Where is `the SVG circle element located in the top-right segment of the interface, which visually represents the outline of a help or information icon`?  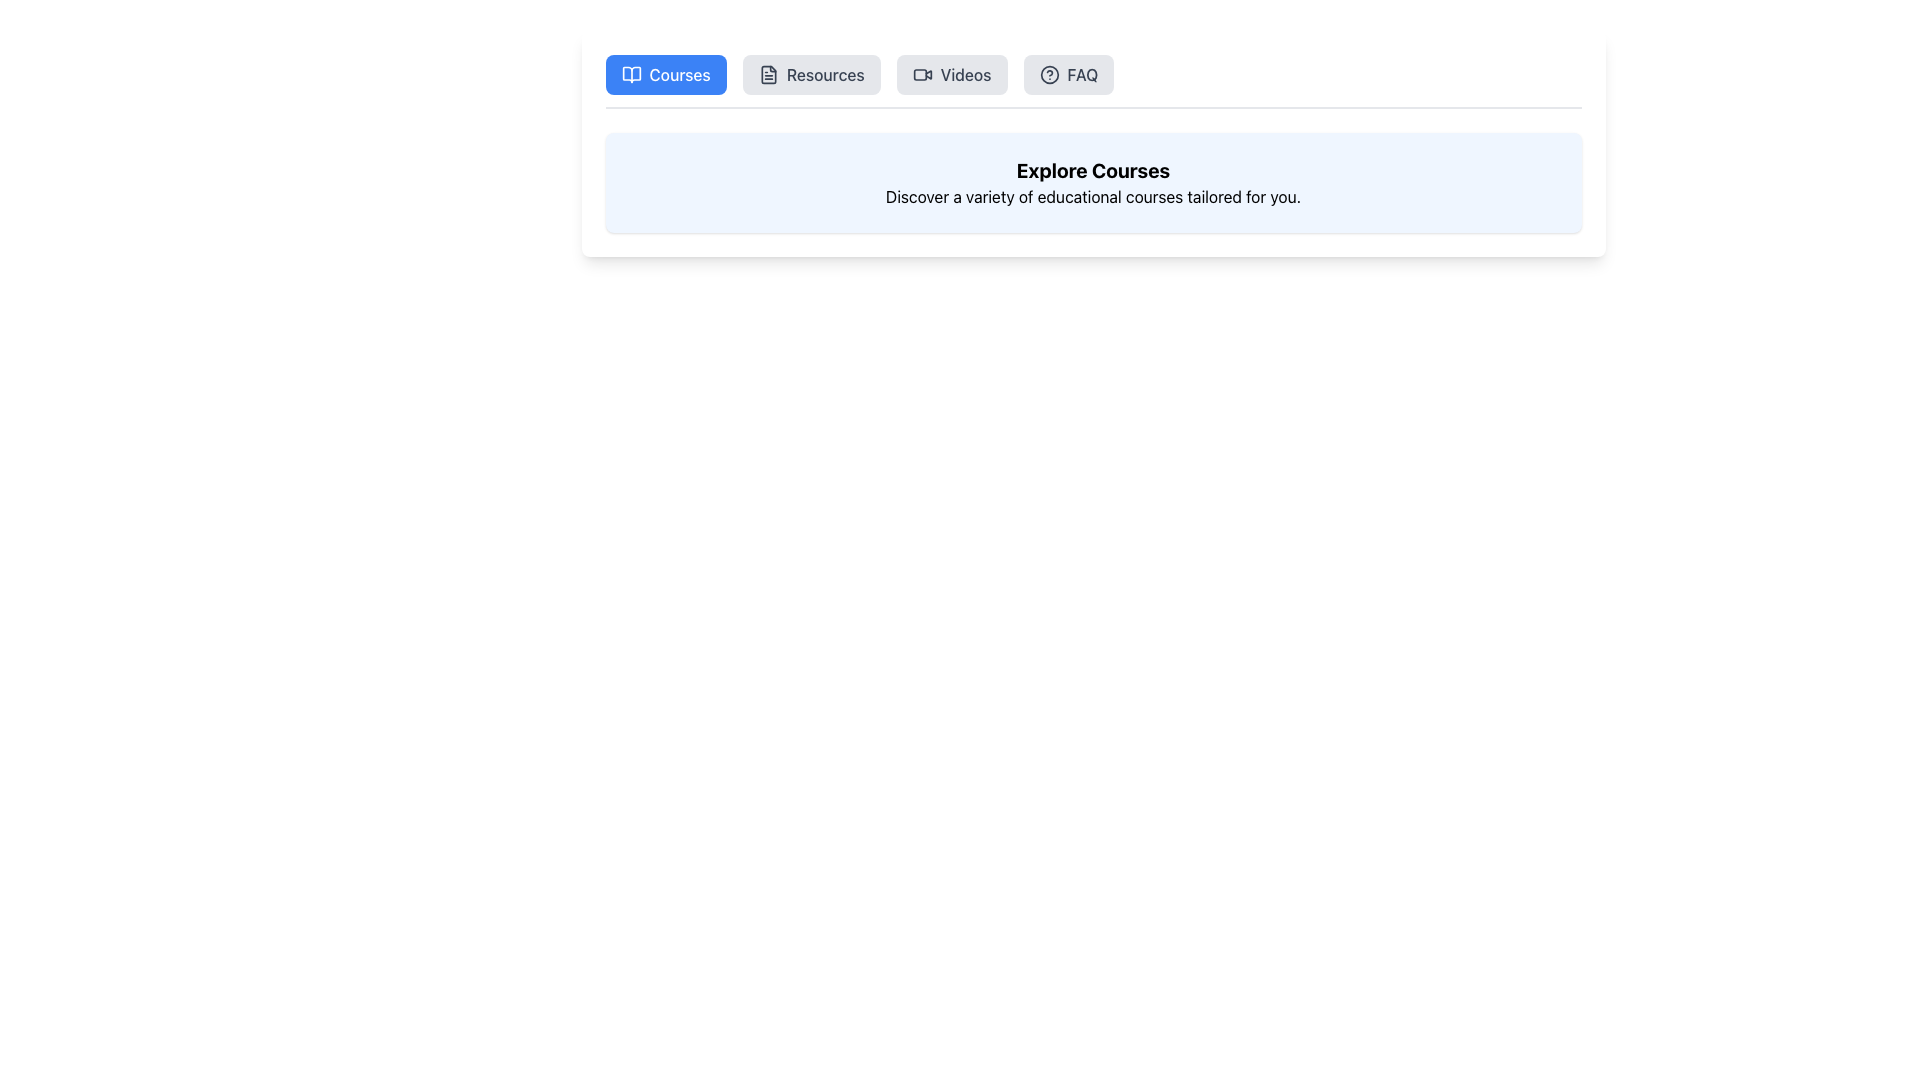
the SVG circle element located in the top-right segment of the interface, which visually represents the outline of a help or information icon is located at coordinates (1048, 73).